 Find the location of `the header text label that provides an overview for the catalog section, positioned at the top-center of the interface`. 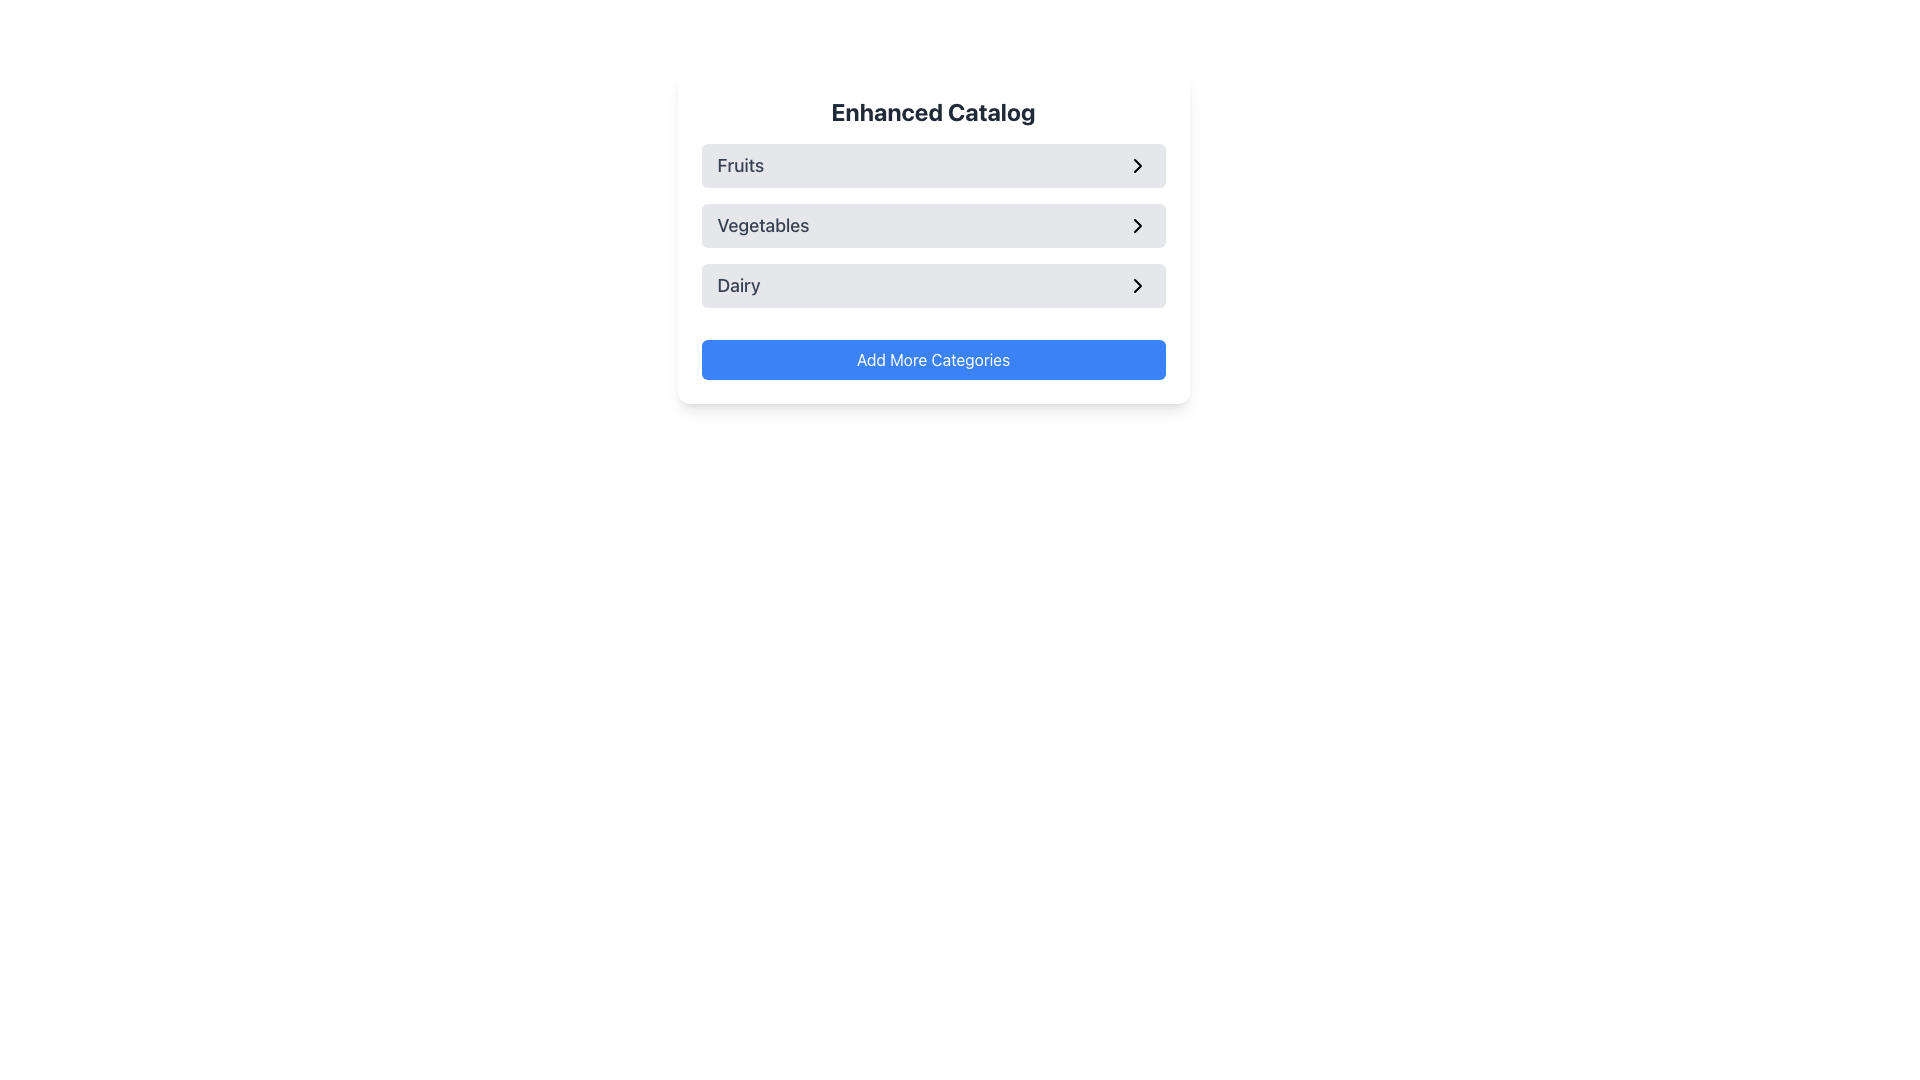

the header text label that provides an overview for the catalog section, positioned at the top-center of the interface is located at coordinates (932, 111).